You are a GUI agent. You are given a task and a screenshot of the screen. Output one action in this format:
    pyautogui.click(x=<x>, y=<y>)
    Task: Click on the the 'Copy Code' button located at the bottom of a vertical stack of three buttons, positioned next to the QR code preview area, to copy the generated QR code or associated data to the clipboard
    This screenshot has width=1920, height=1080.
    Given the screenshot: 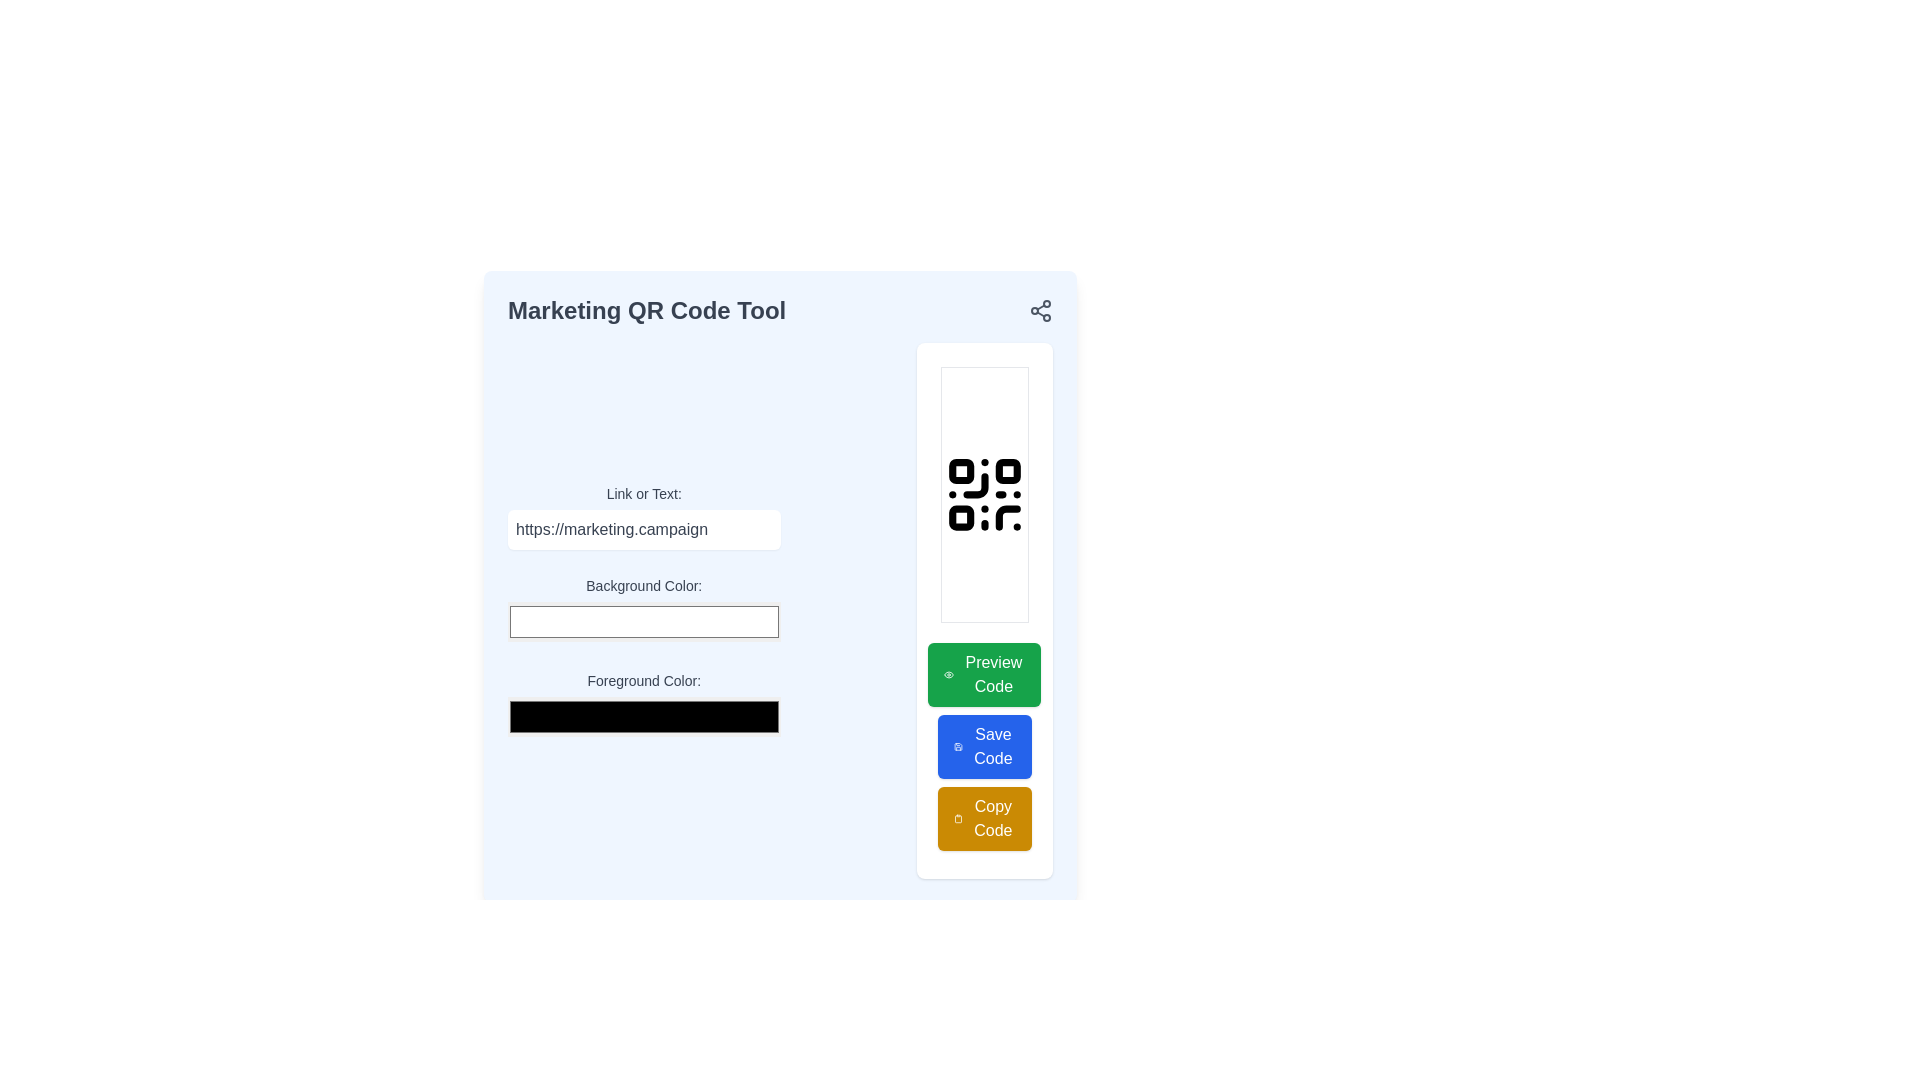 What is the action you would take?
    pyautogui.click(x=984, y=818)
    